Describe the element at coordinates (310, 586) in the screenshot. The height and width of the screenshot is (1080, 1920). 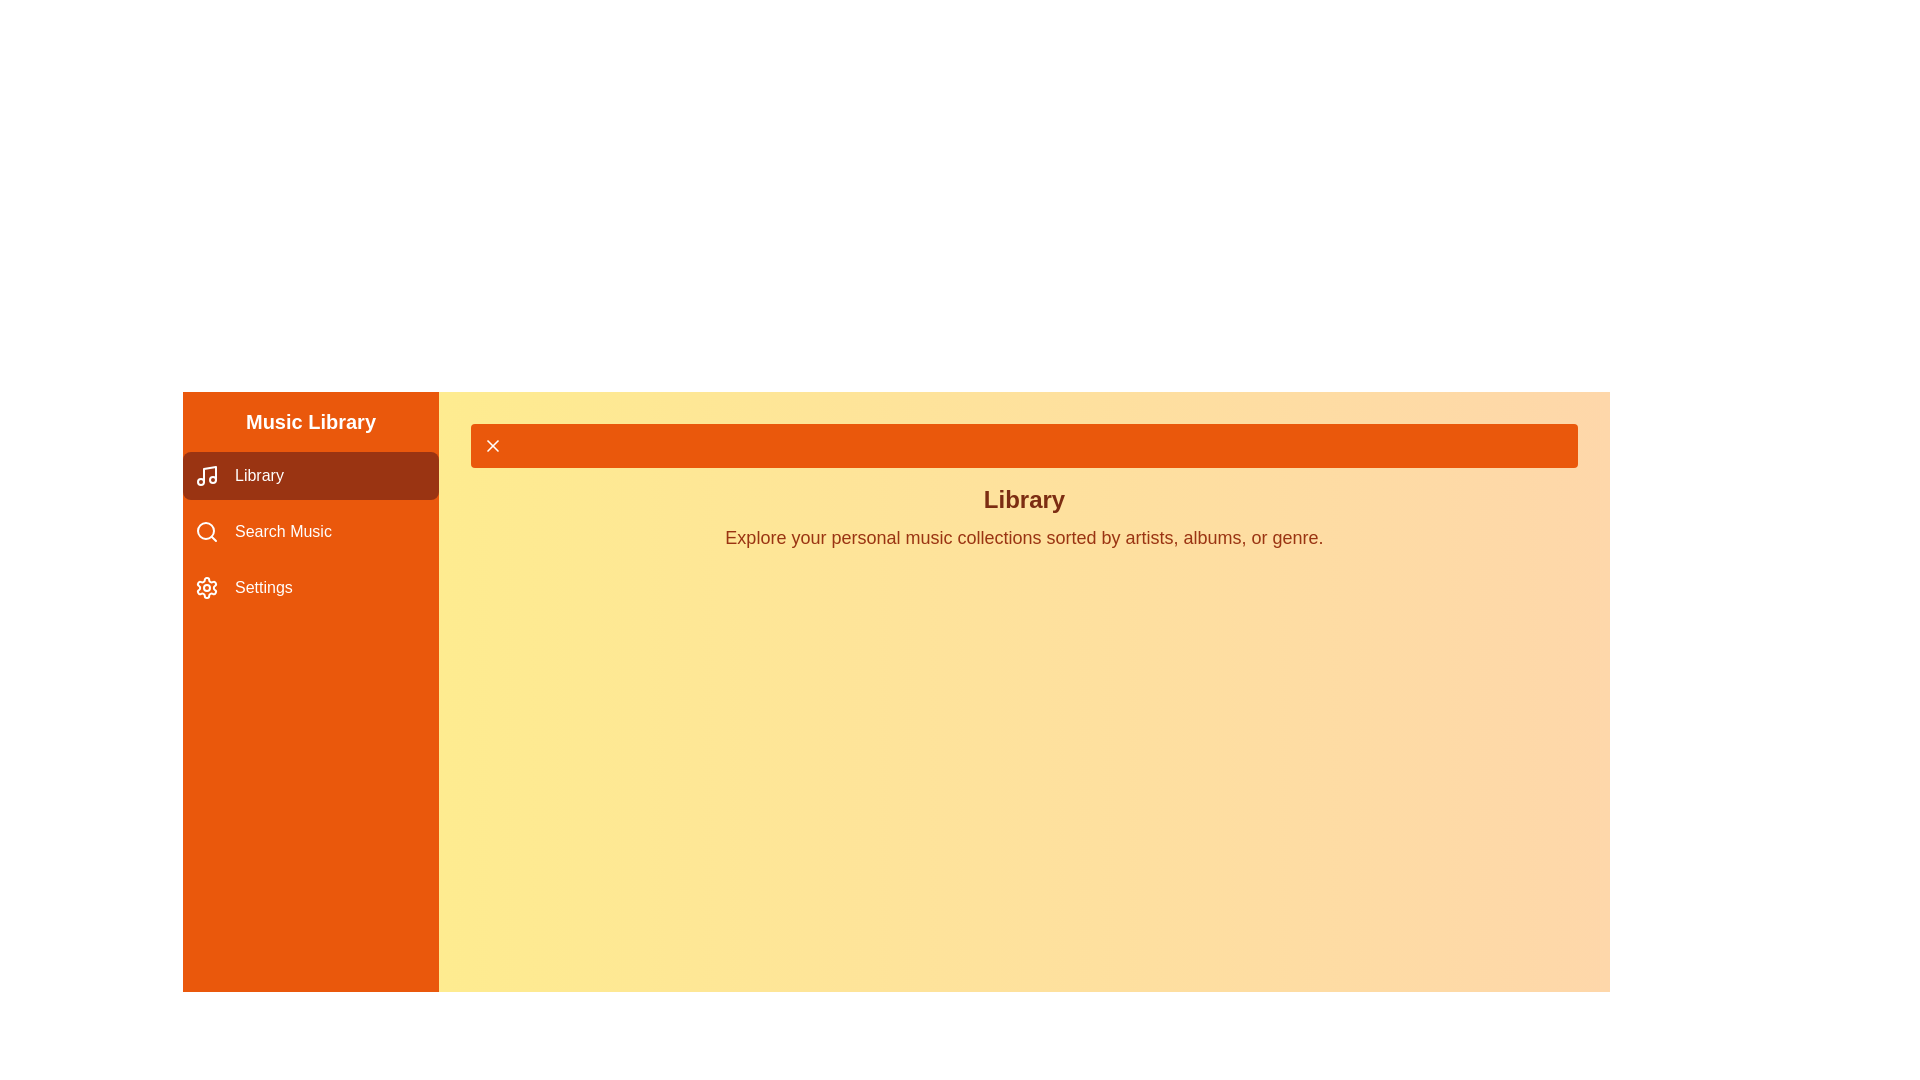
I see `the menu item Settings to view its hover state effect` at that location.